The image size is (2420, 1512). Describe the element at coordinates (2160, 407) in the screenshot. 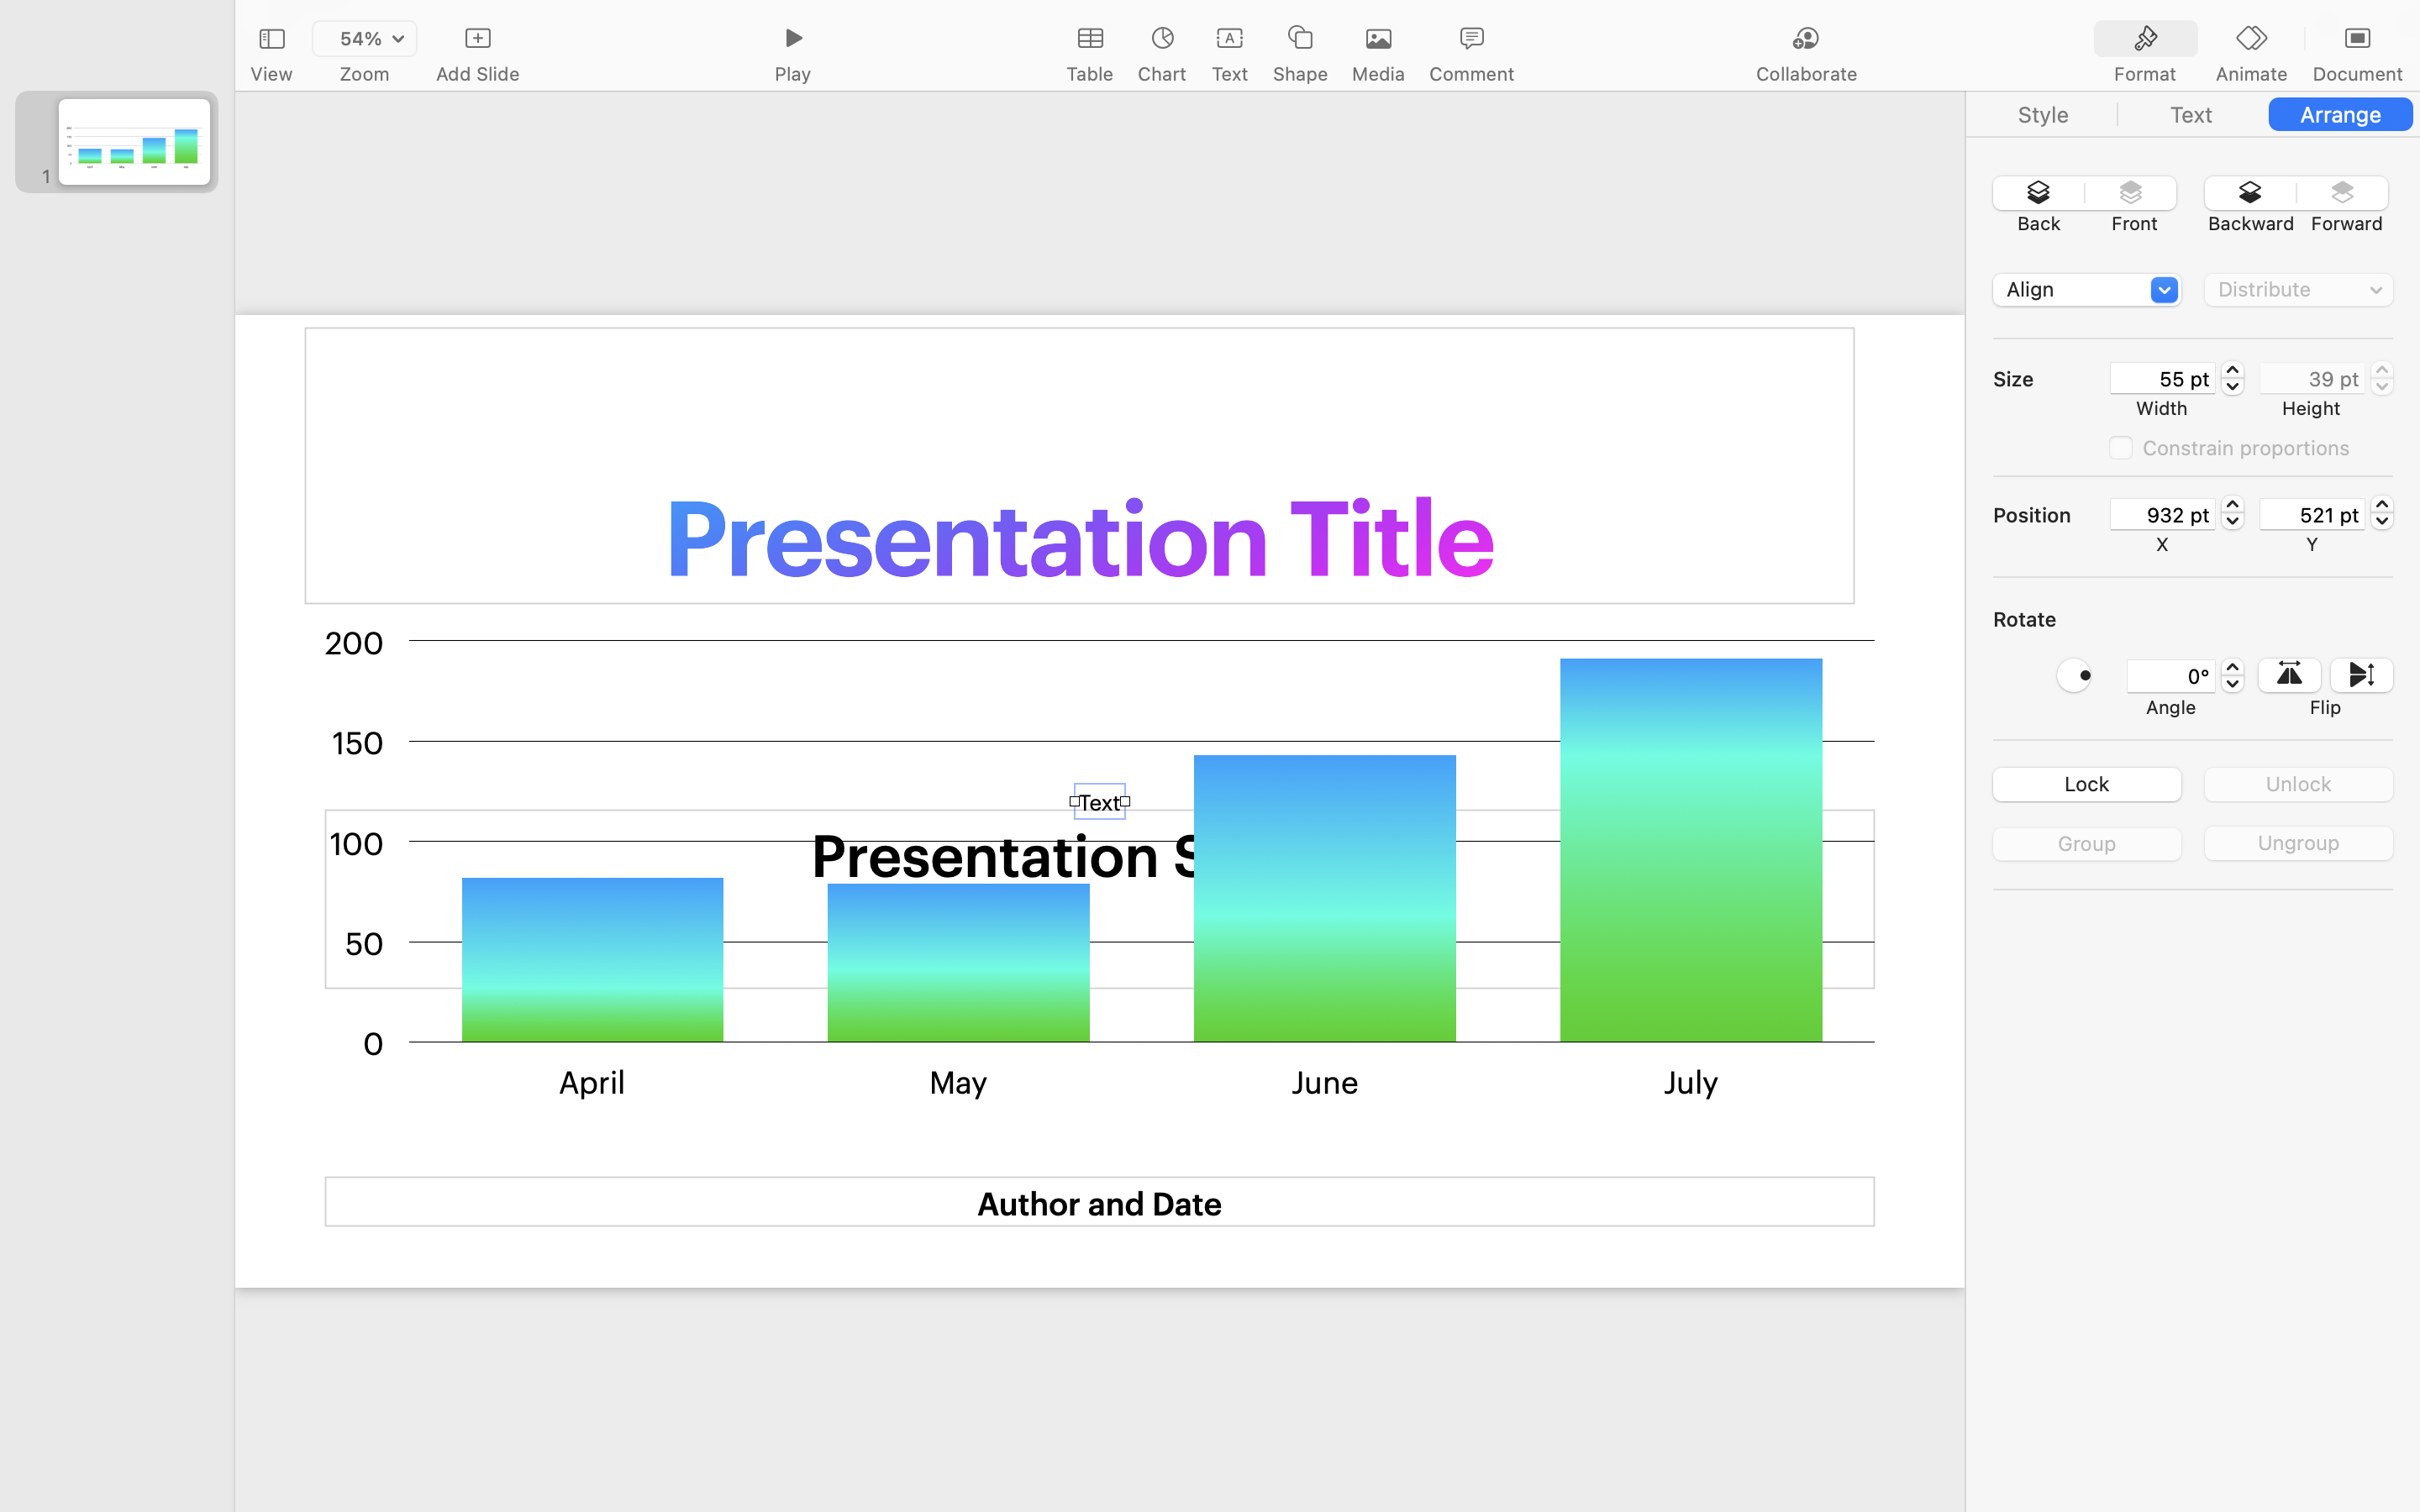

I see `'Width'` at that location.